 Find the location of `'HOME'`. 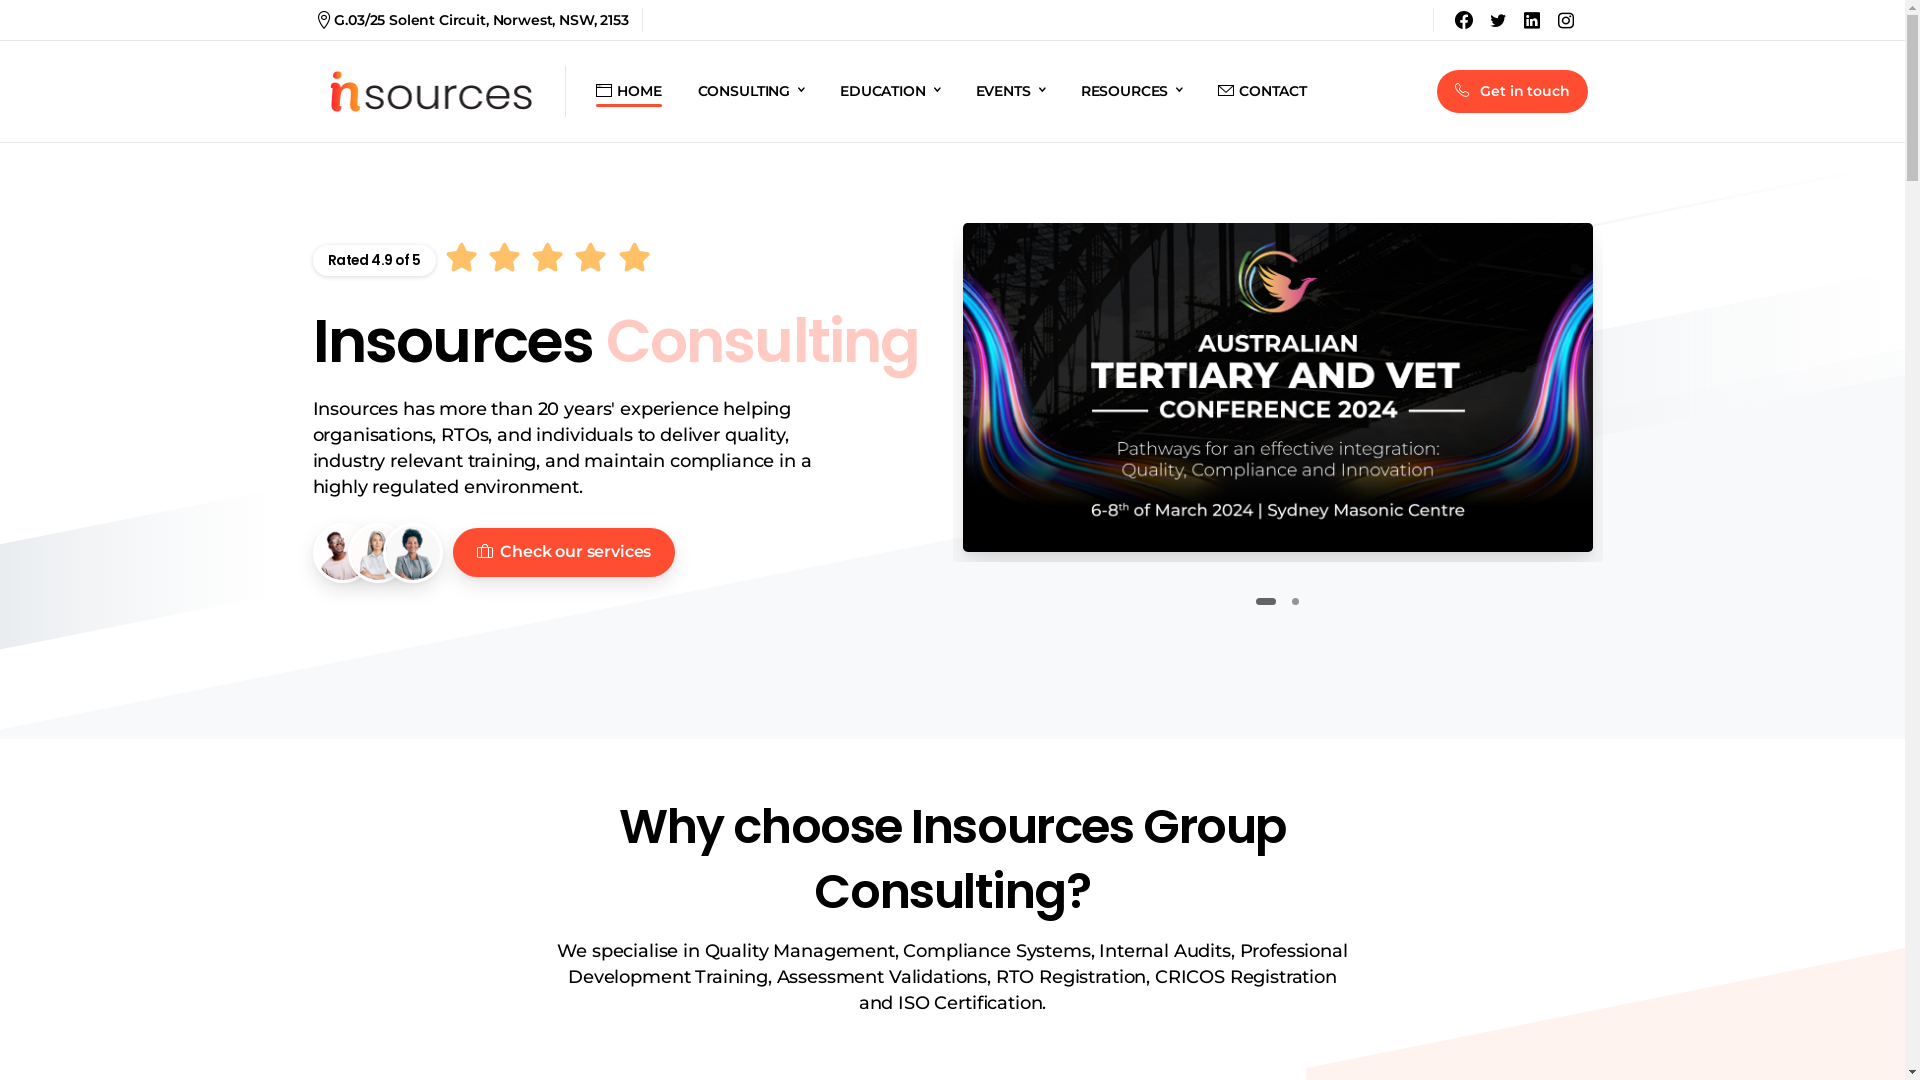

'HOME' is located at coordinates (627, 91).